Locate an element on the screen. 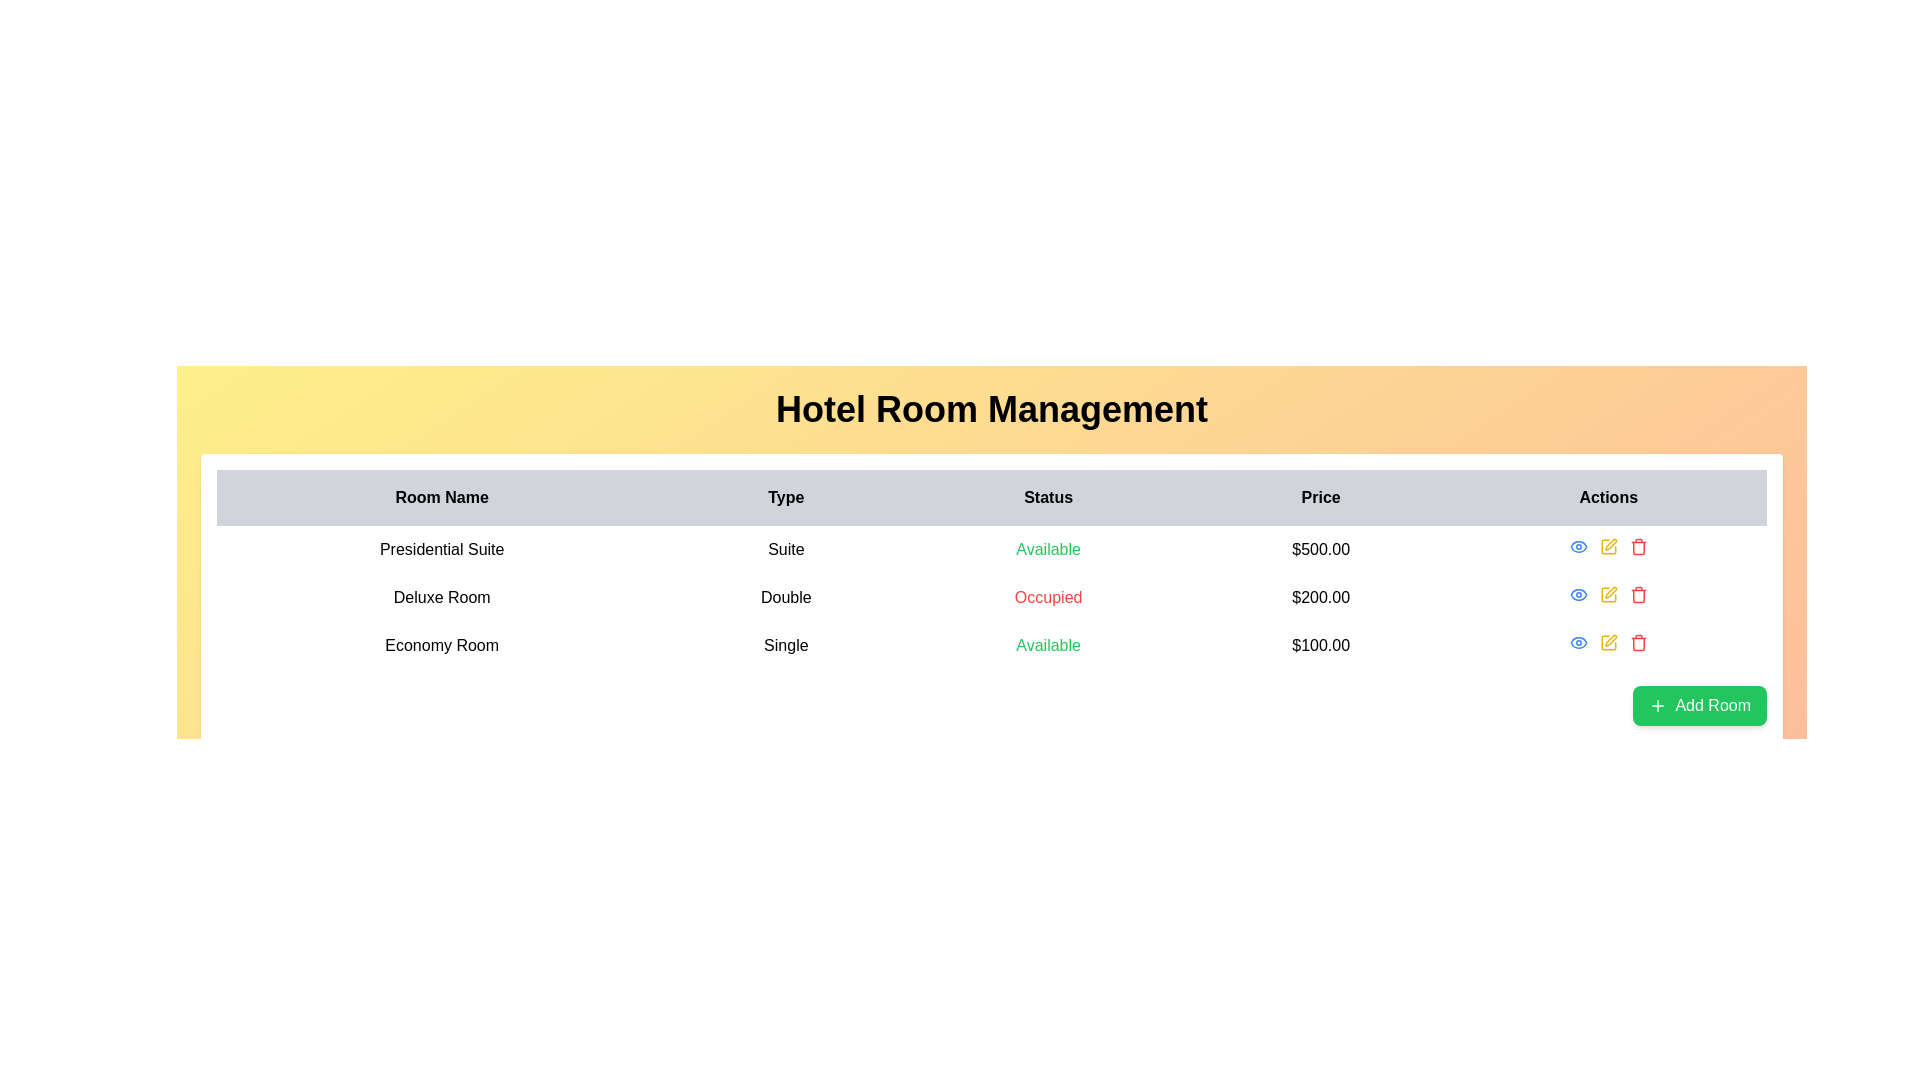 The height and width of the screenshot is (1080, 1920). the availability status text label of the 'Economy Room' located in the third column under the 'Status' header is located at coordinates (1047, 645).